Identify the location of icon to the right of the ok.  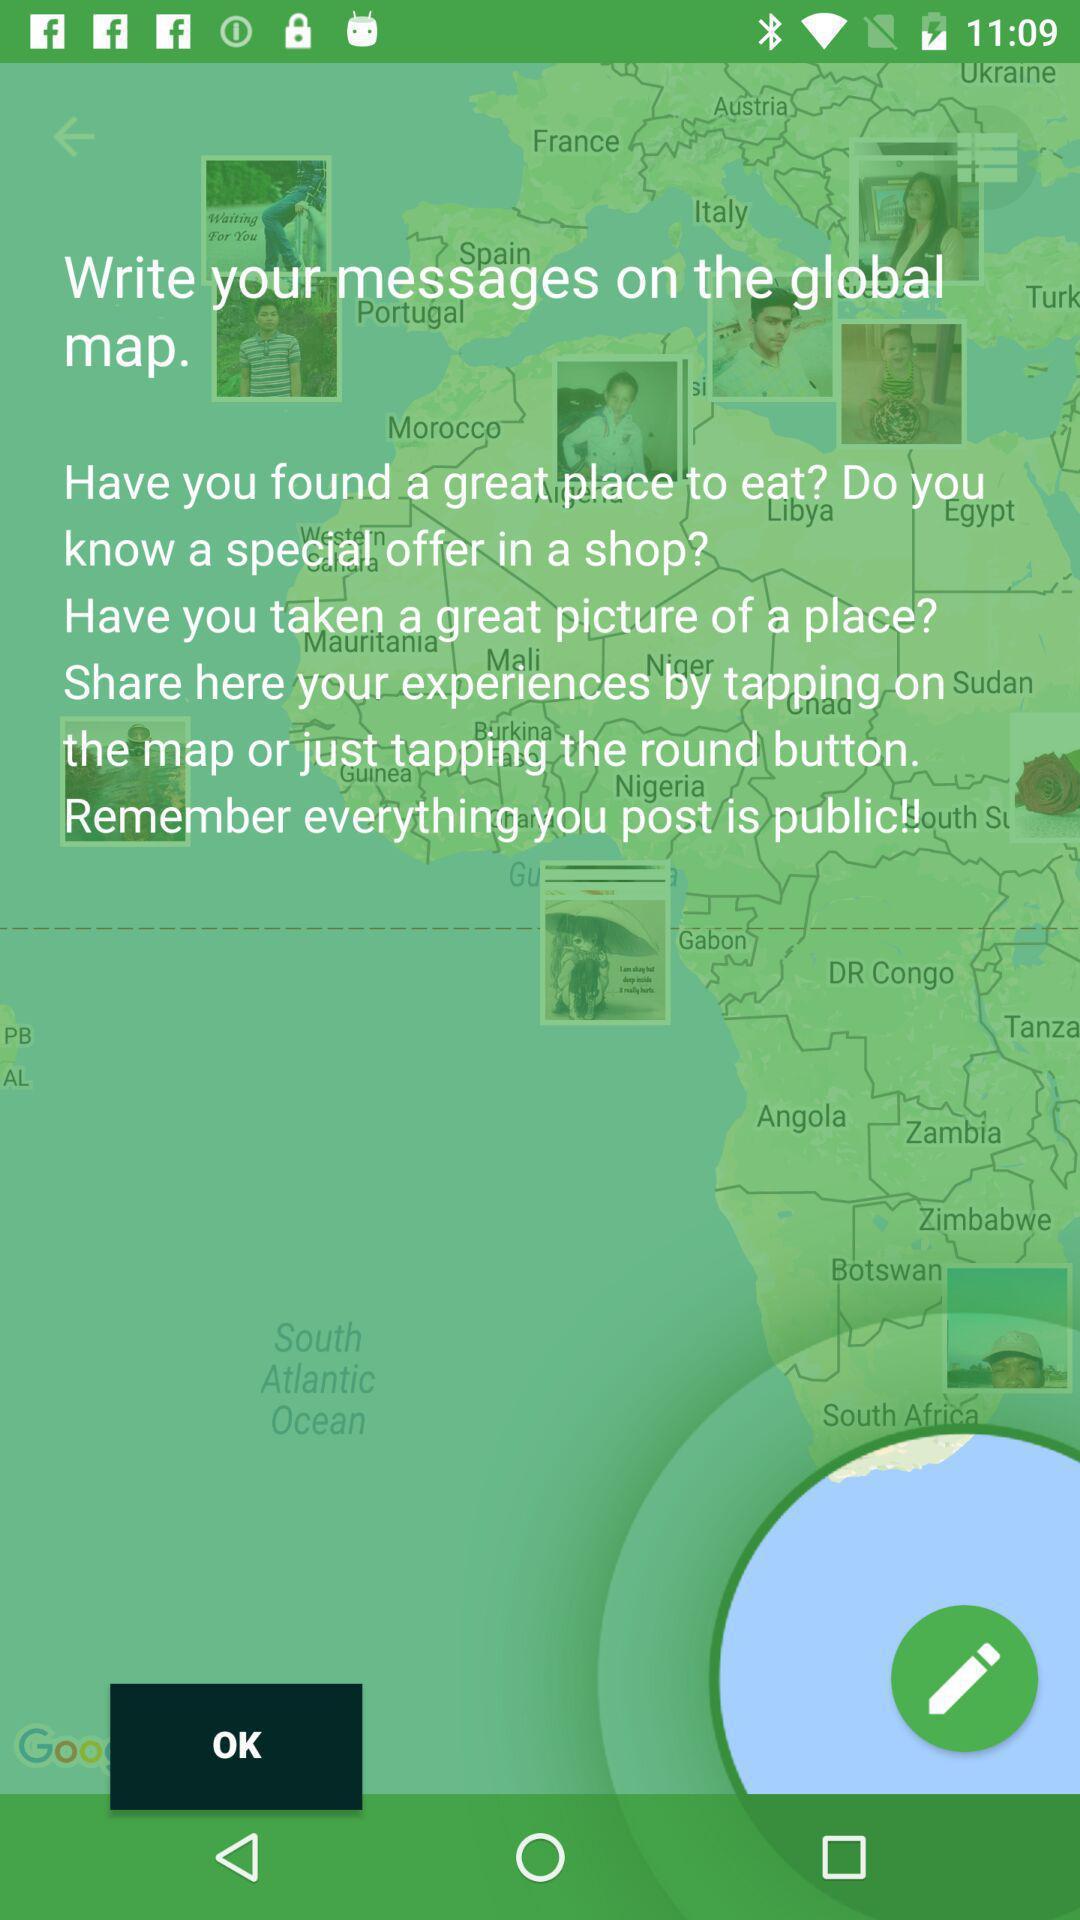
(963, 1678).